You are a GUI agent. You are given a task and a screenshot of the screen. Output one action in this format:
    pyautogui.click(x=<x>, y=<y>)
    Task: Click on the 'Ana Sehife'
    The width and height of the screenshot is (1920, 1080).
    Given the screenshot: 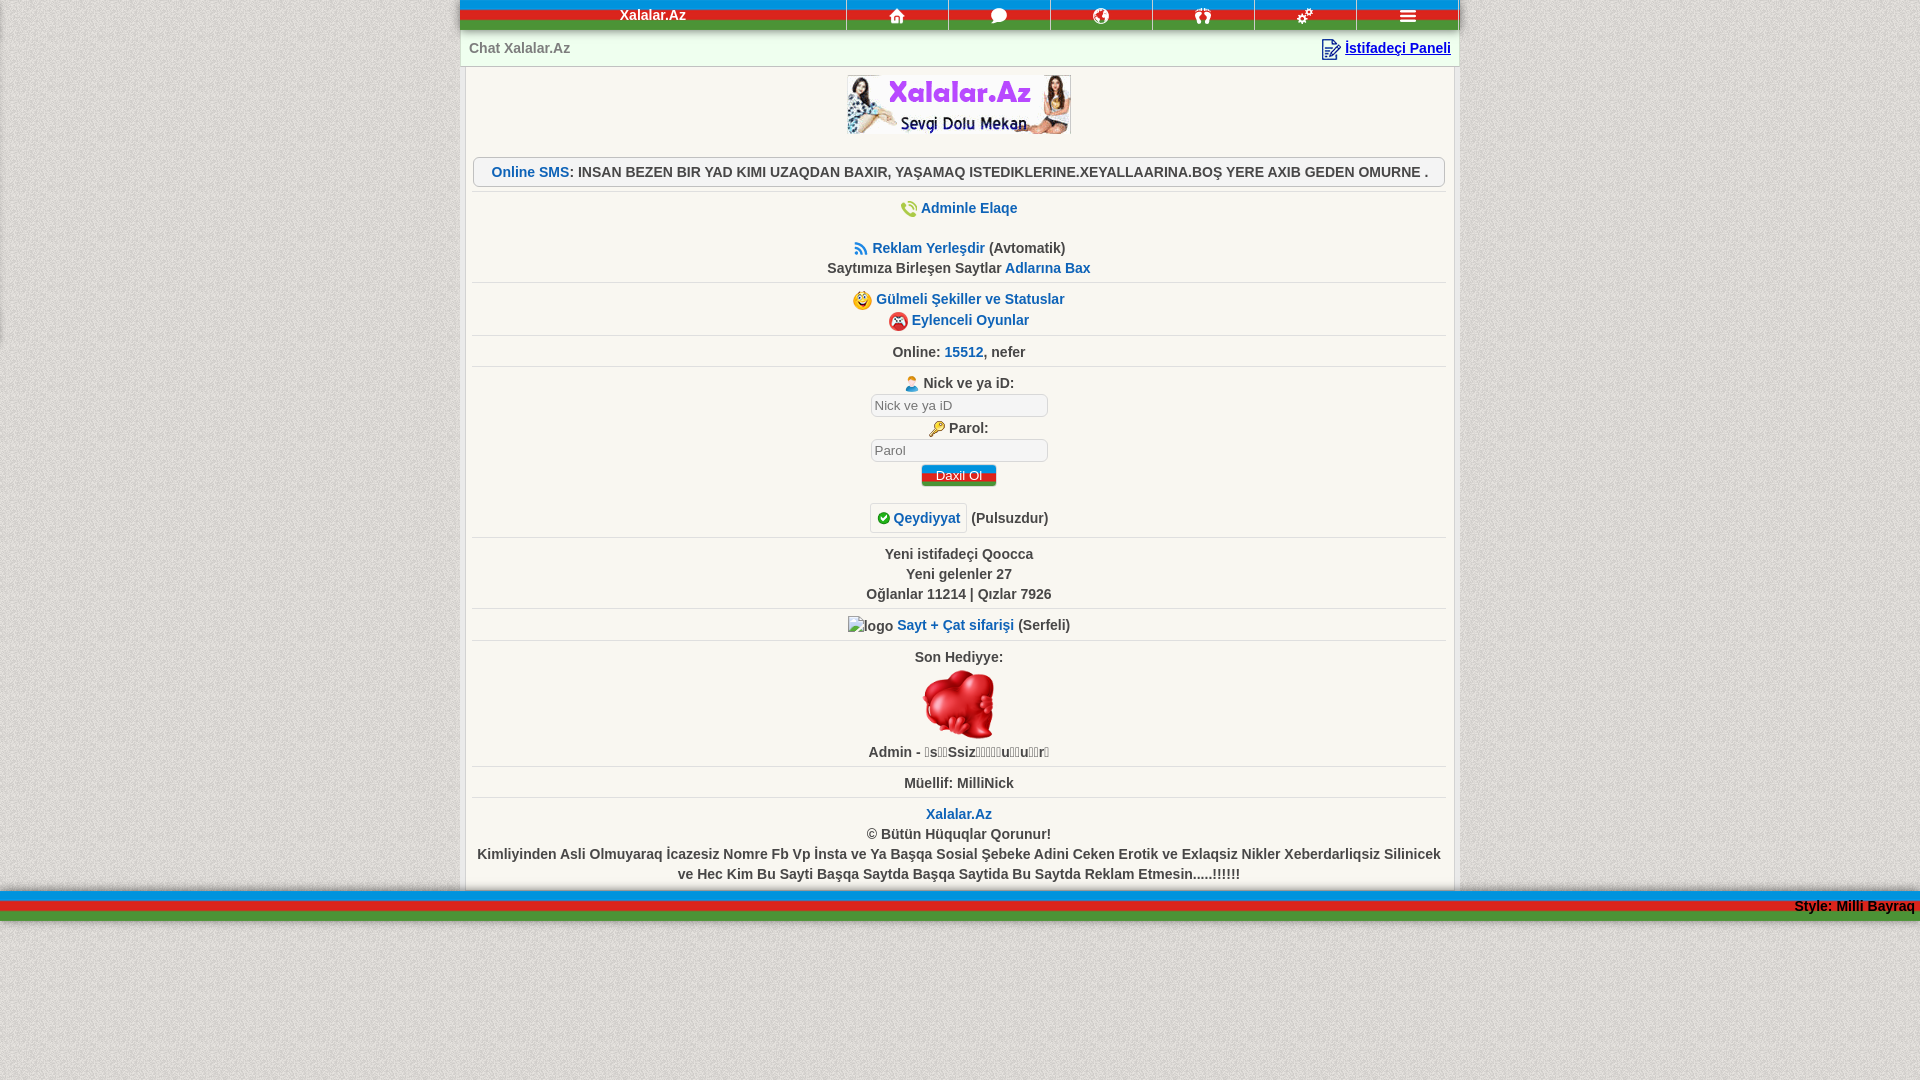 What is the action you would take?
    pyautogui.click(x=896, y=15)
    